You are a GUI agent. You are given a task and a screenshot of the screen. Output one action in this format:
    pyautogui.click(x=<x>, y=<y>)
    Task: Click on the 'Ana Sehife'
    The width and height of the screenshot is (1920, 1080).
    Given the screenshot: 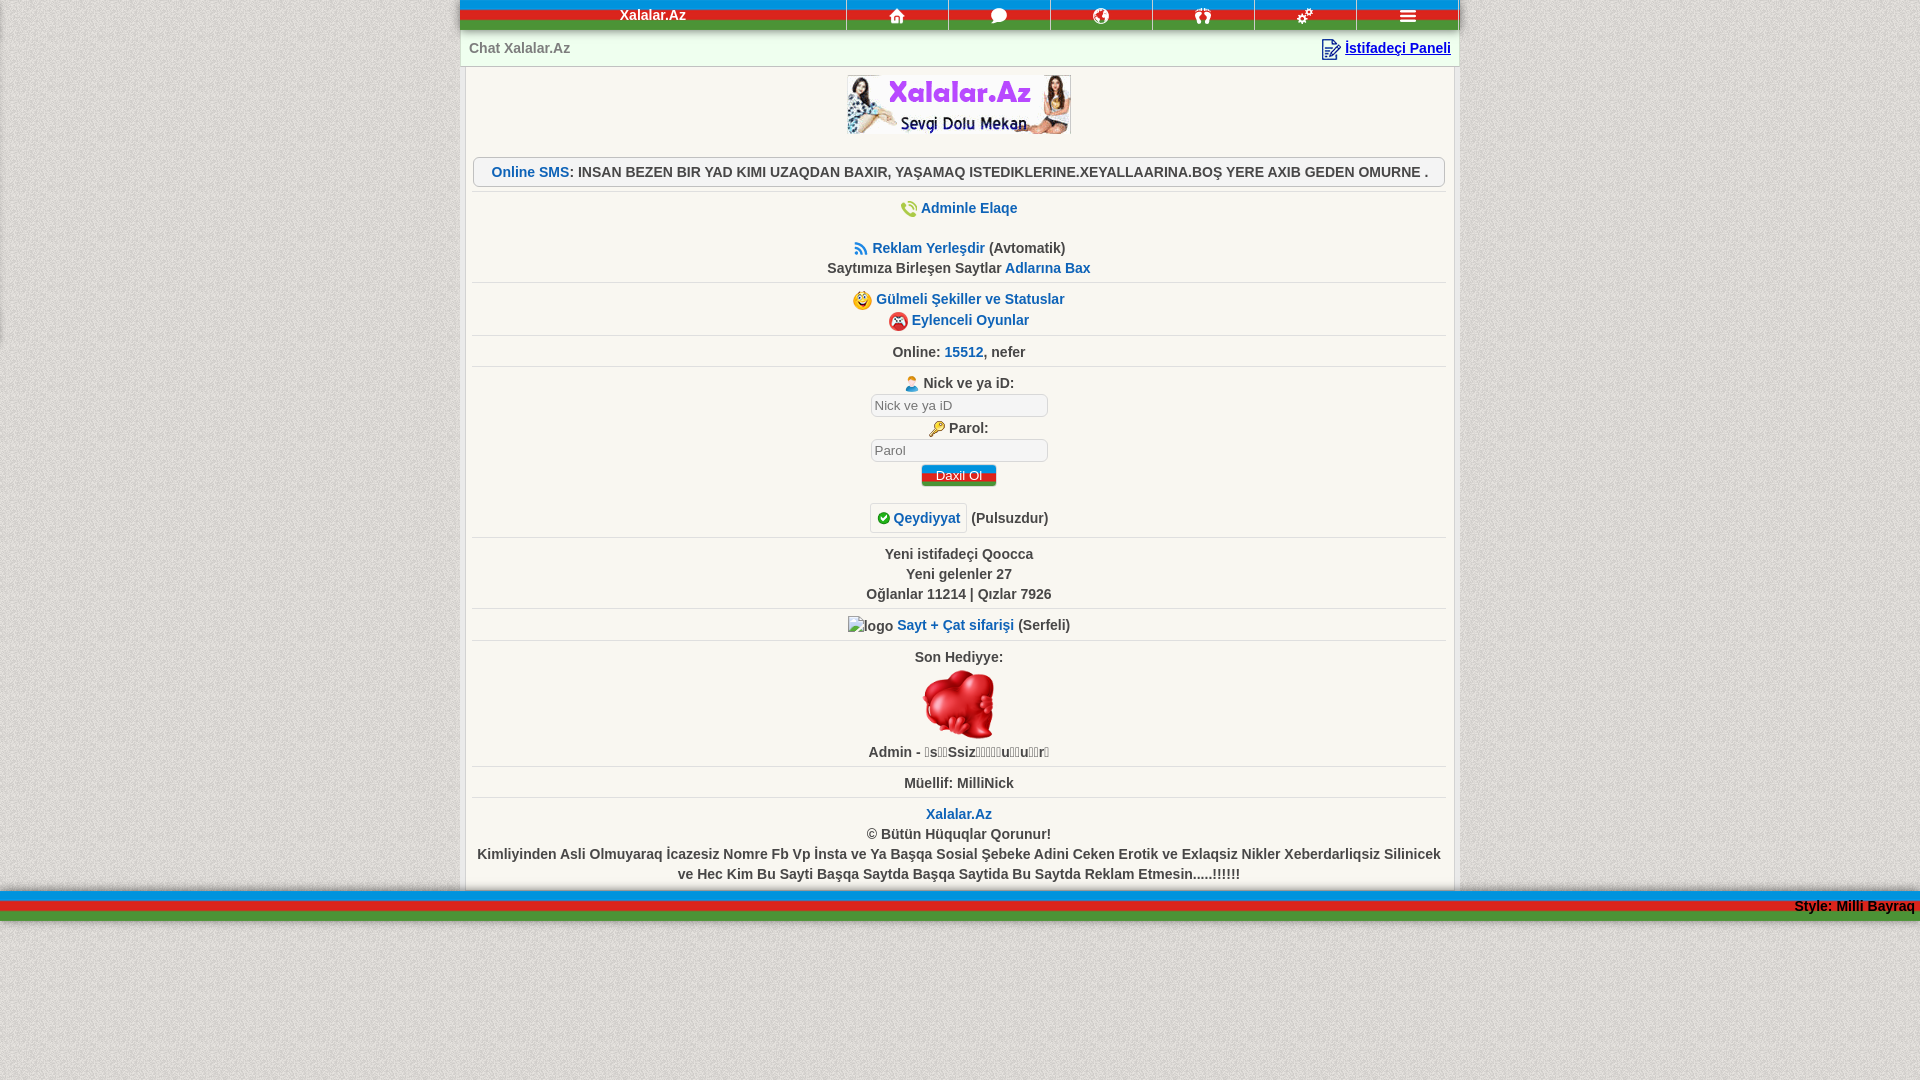 What is the action you would take?
    pyautogui.click(x=896, y=15)
    